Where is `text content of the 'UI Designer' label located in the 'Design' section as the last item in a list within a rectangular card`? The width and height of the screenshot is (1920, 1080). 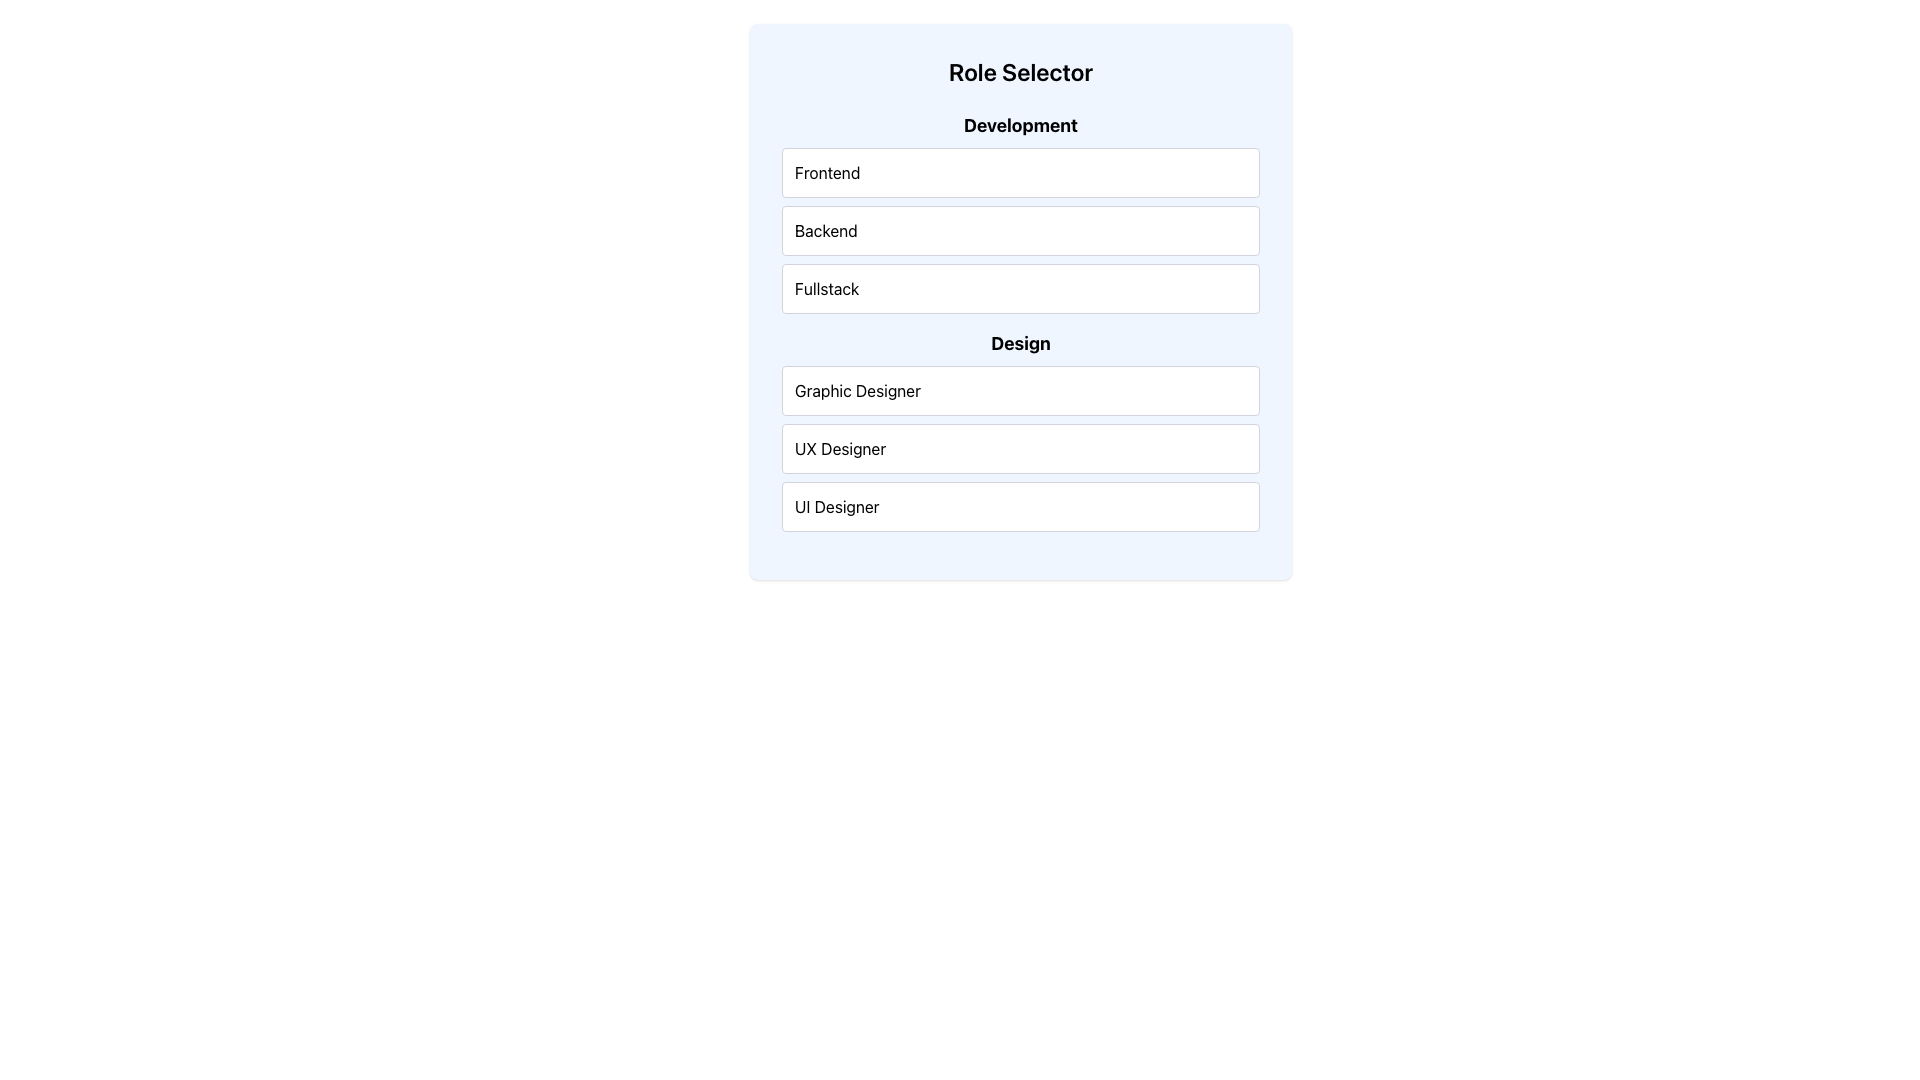 text content of the 'UI Designer' label located in the 'Design' section as the last item in a list within a rectangular card is located at coordinates (837, 505).